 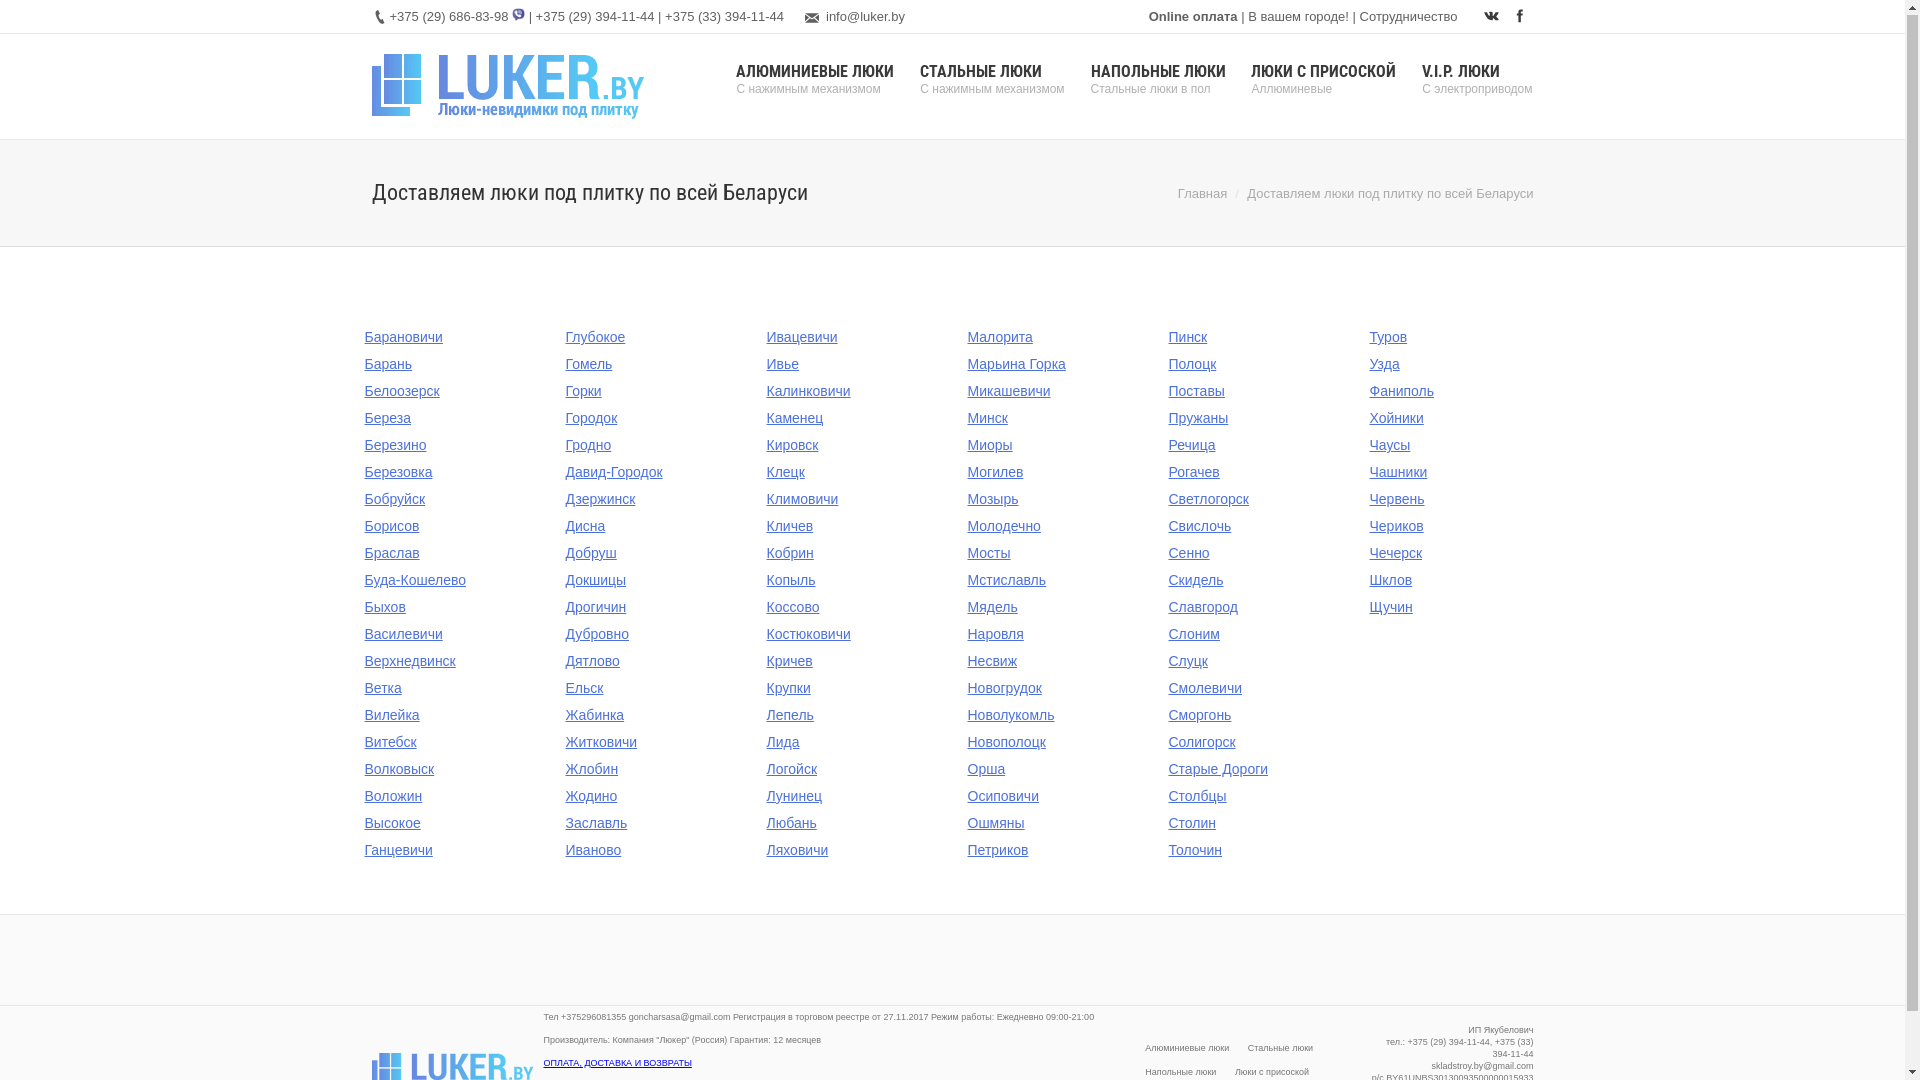 What do you see at coordinates (1492, 16) in the screenshot?
I see `'VK'` at bounding box center [1492, 16].